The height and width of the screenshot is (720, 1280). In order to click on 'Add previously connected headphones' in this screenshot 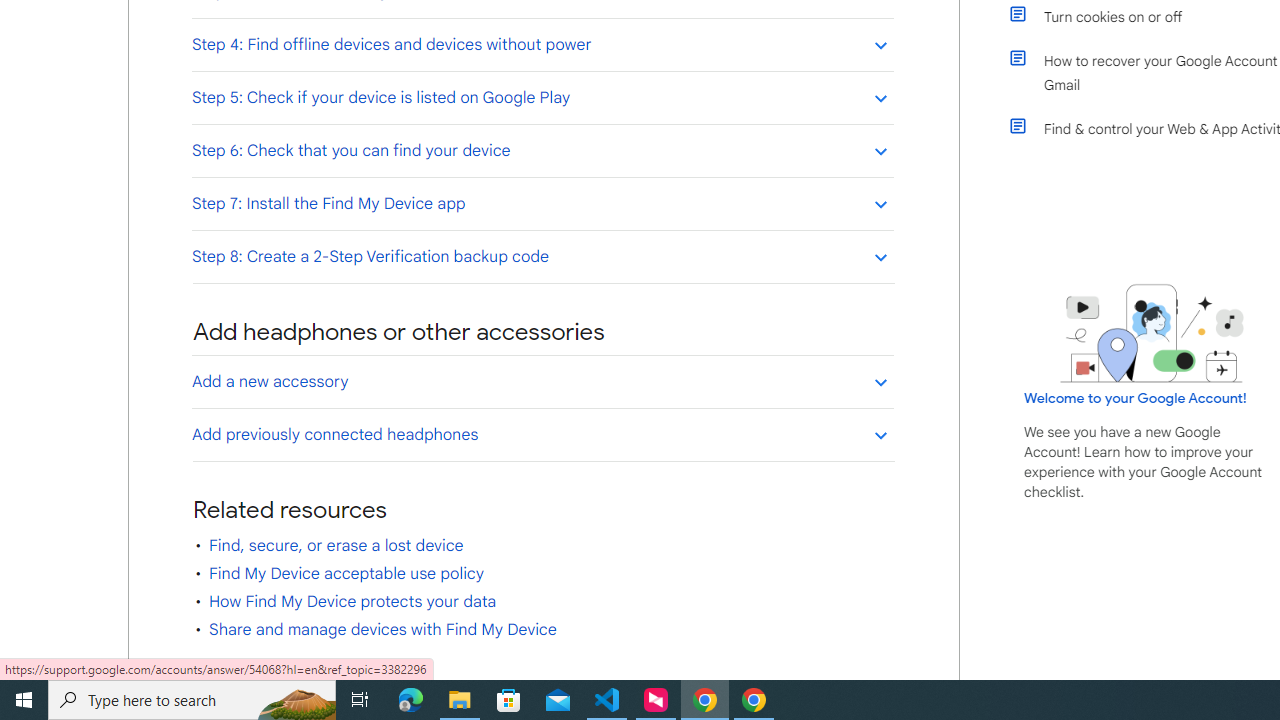, I will do `click(542, 433)`.